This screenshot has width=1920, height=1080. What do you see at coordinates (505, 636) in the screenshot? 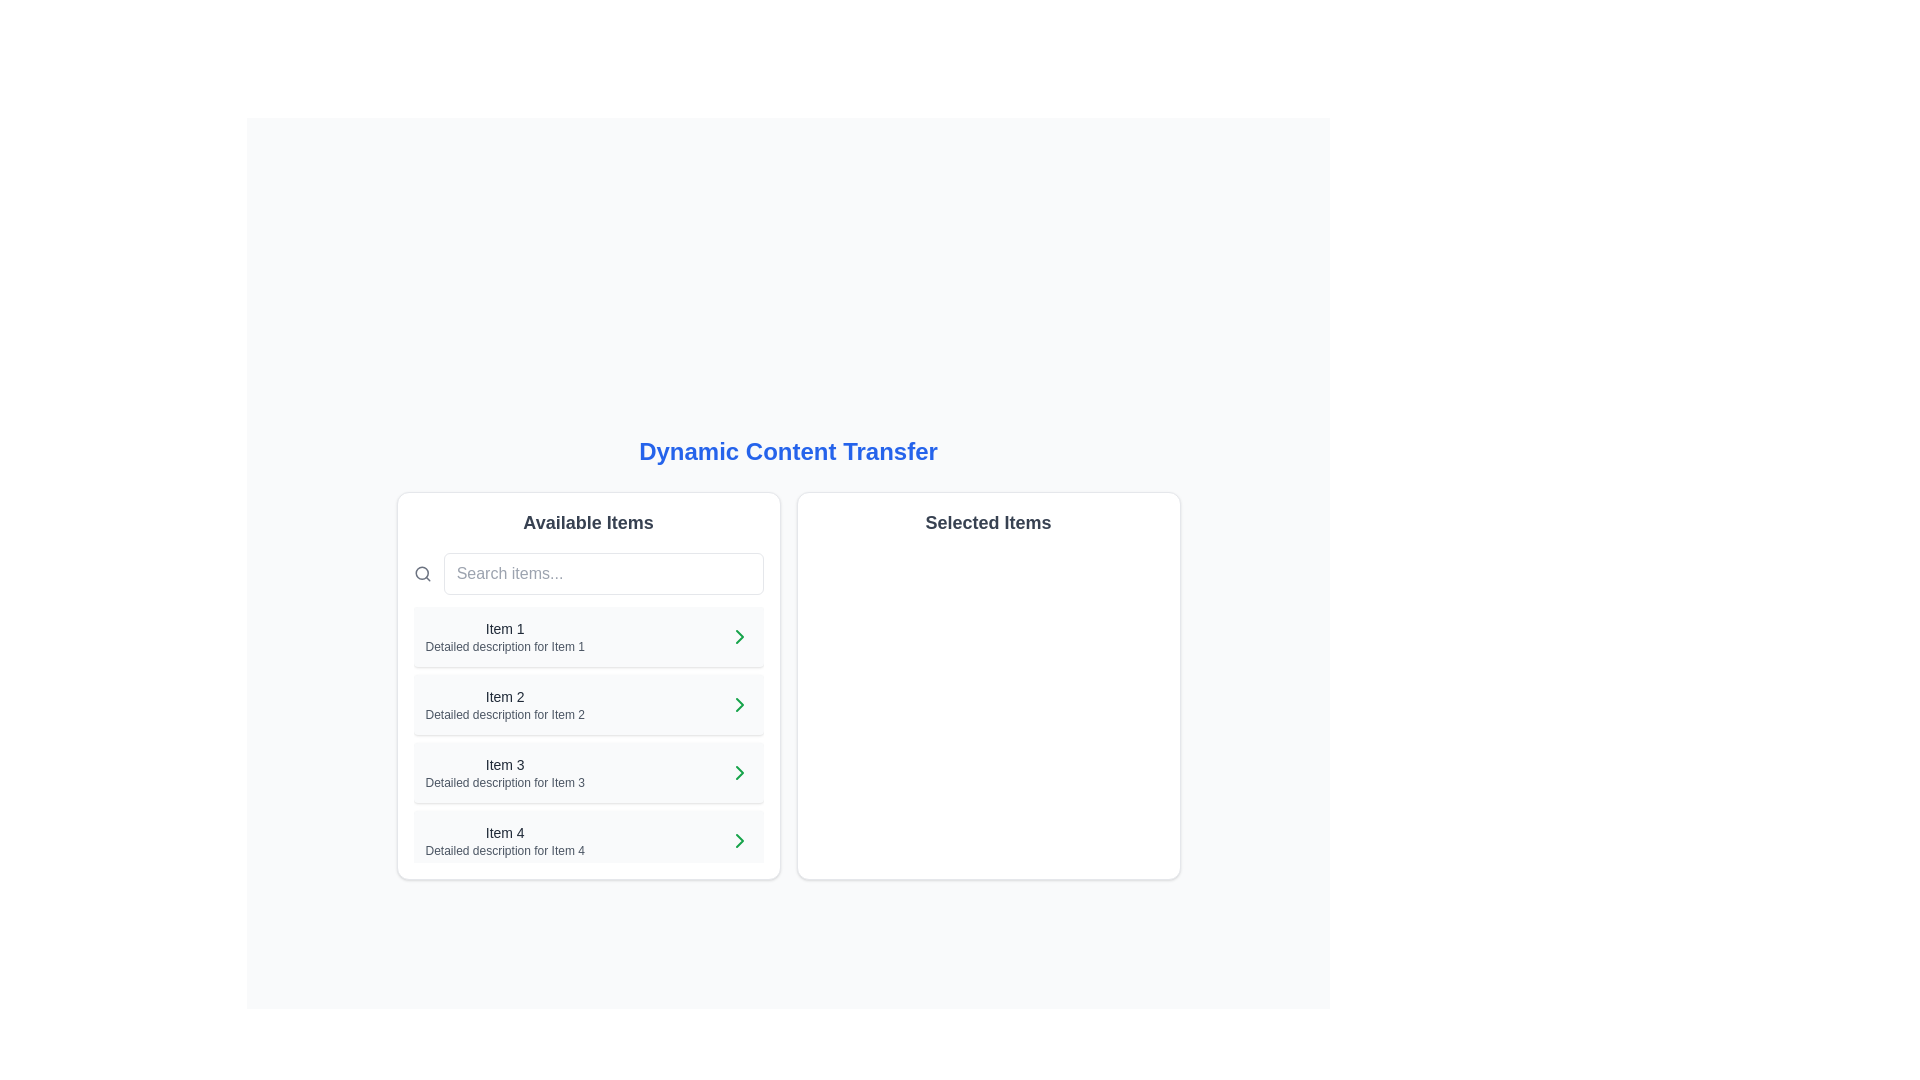
I see `the first item in the 'Available Items' list, which contains a title and a brief description` at bounding box center [505, 636].